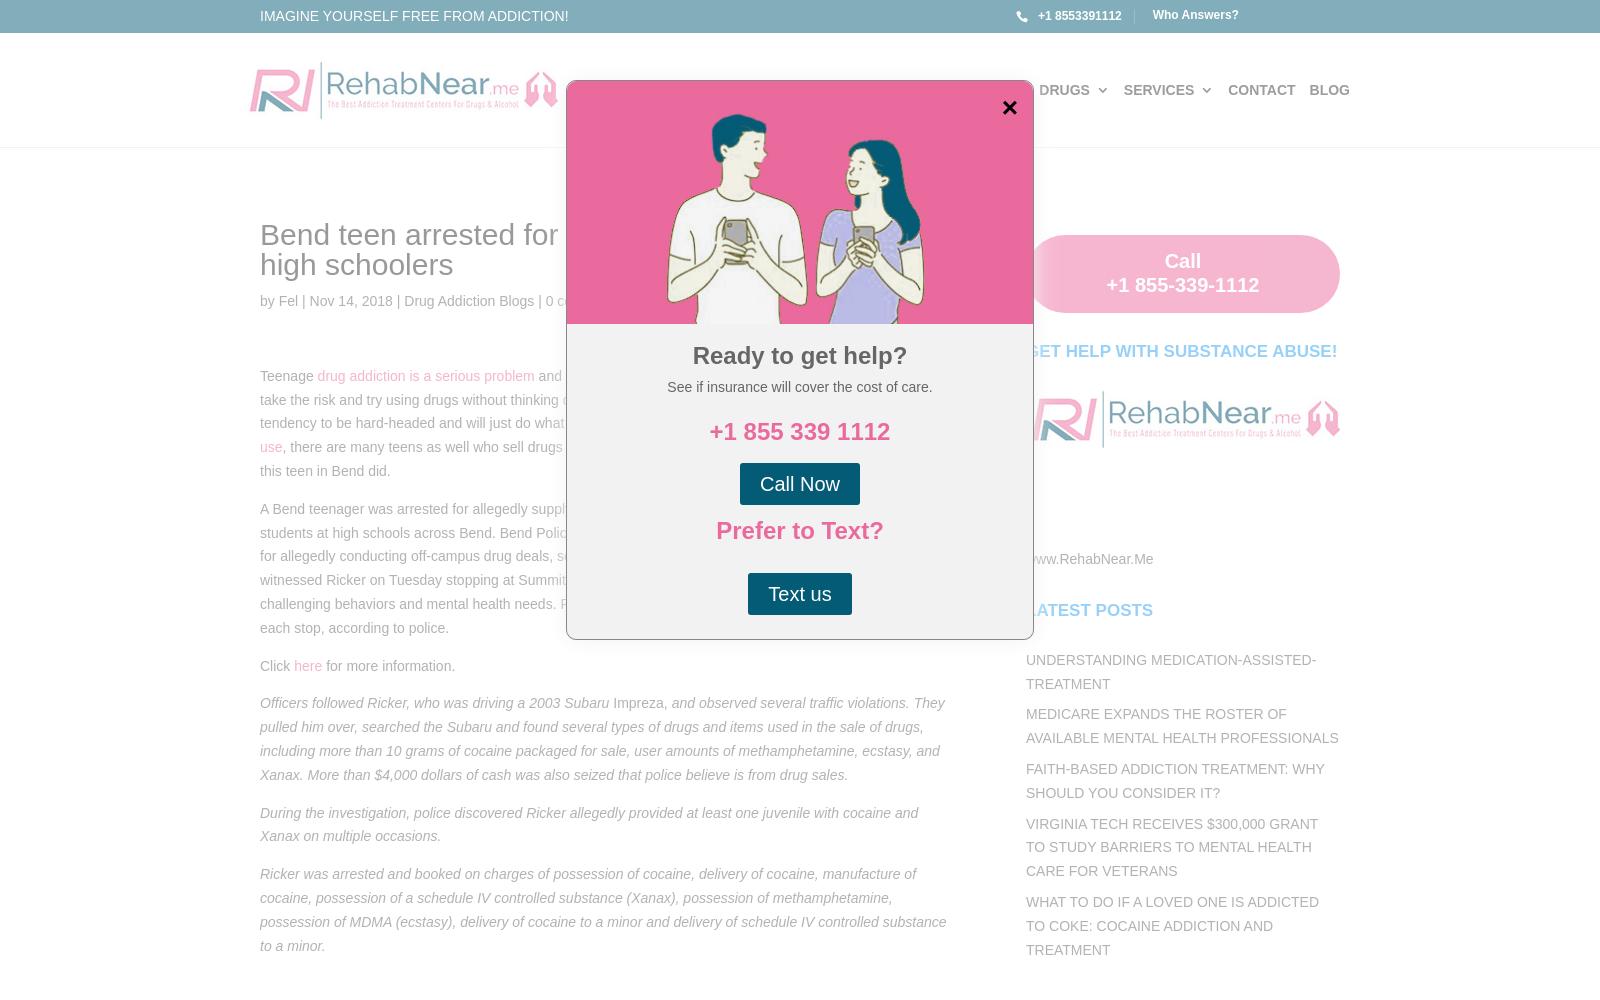 The width and height of the screenshot is (1600, 1000). Describe the element at coordinates (1089, 559) in the screenshot. I see `'www.RehabNear.Me'` at that location.